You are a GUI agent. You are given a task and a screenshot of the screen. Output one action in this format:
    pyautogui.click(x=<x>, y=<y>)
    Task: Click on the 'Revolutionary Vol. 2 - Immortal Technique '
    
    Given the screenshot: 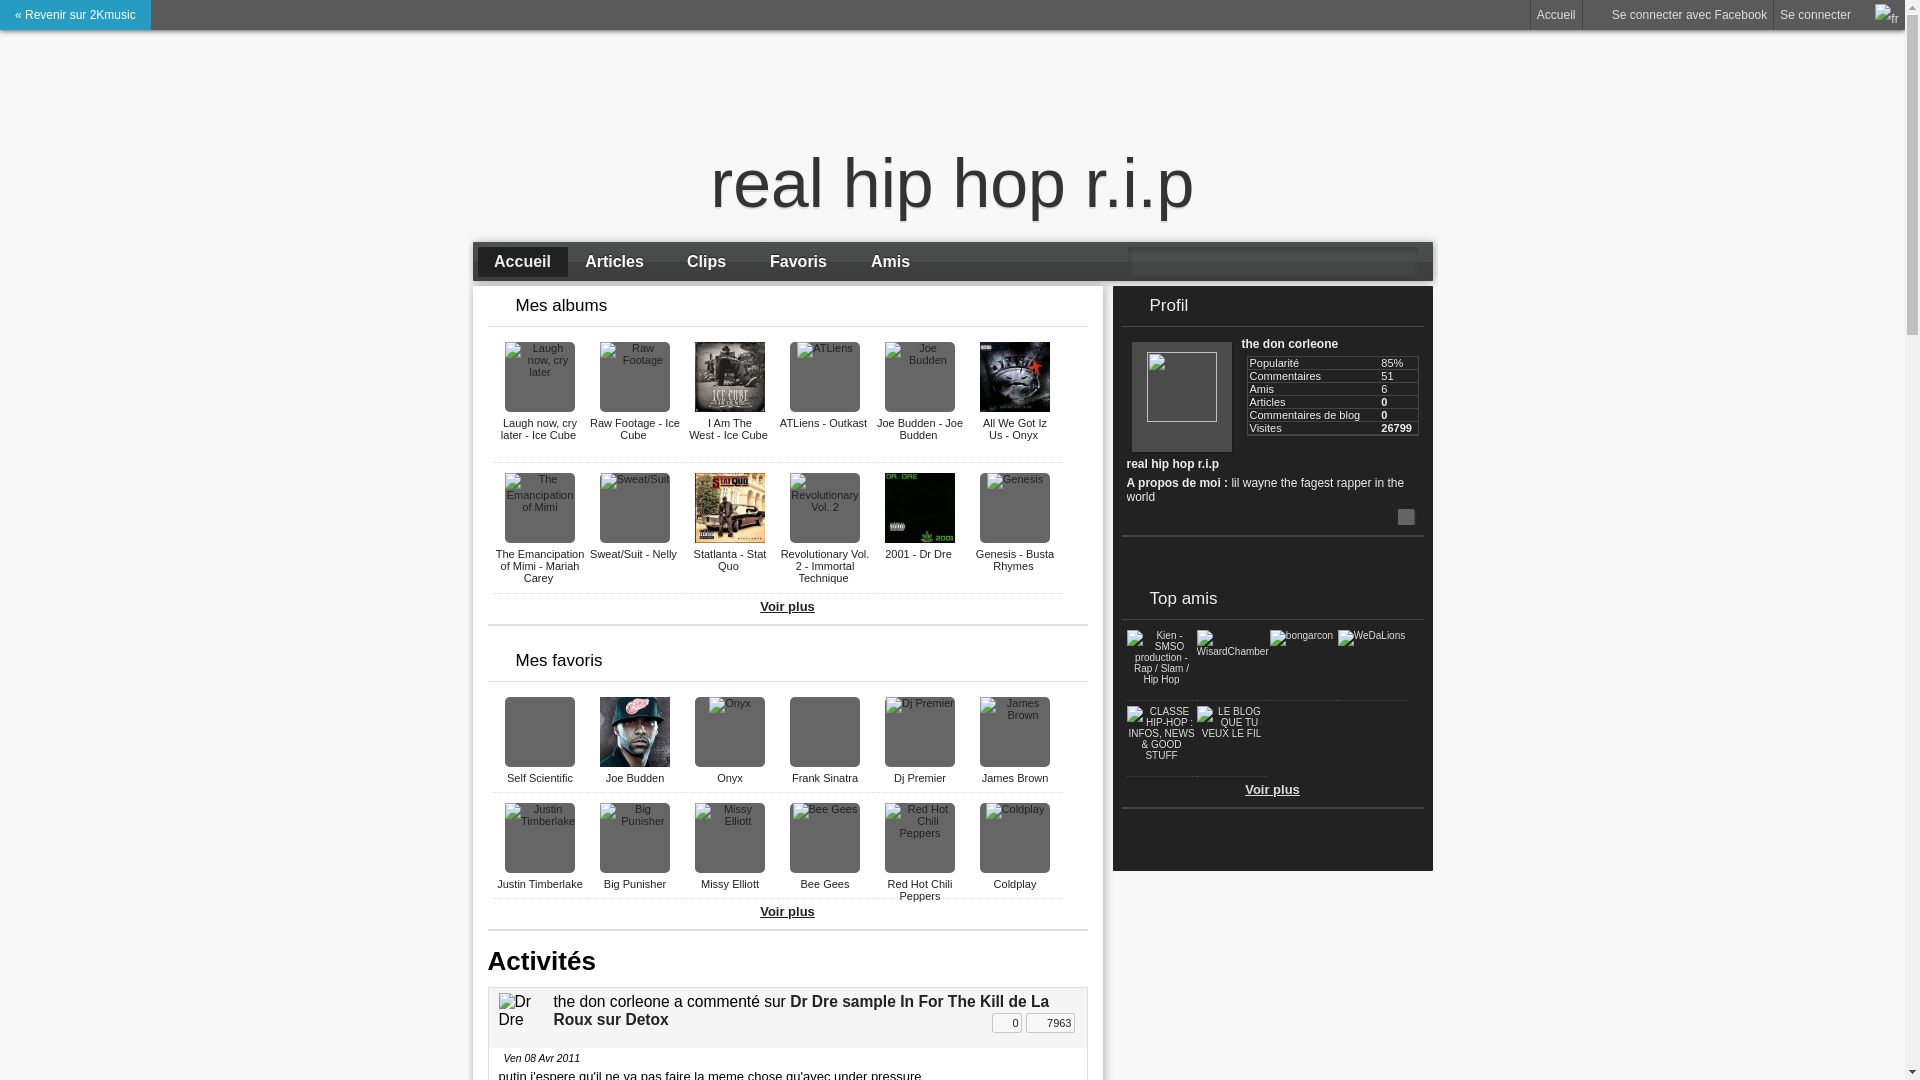 What is the action you would take?
    pyautogui.click(x=825, y=566)
    